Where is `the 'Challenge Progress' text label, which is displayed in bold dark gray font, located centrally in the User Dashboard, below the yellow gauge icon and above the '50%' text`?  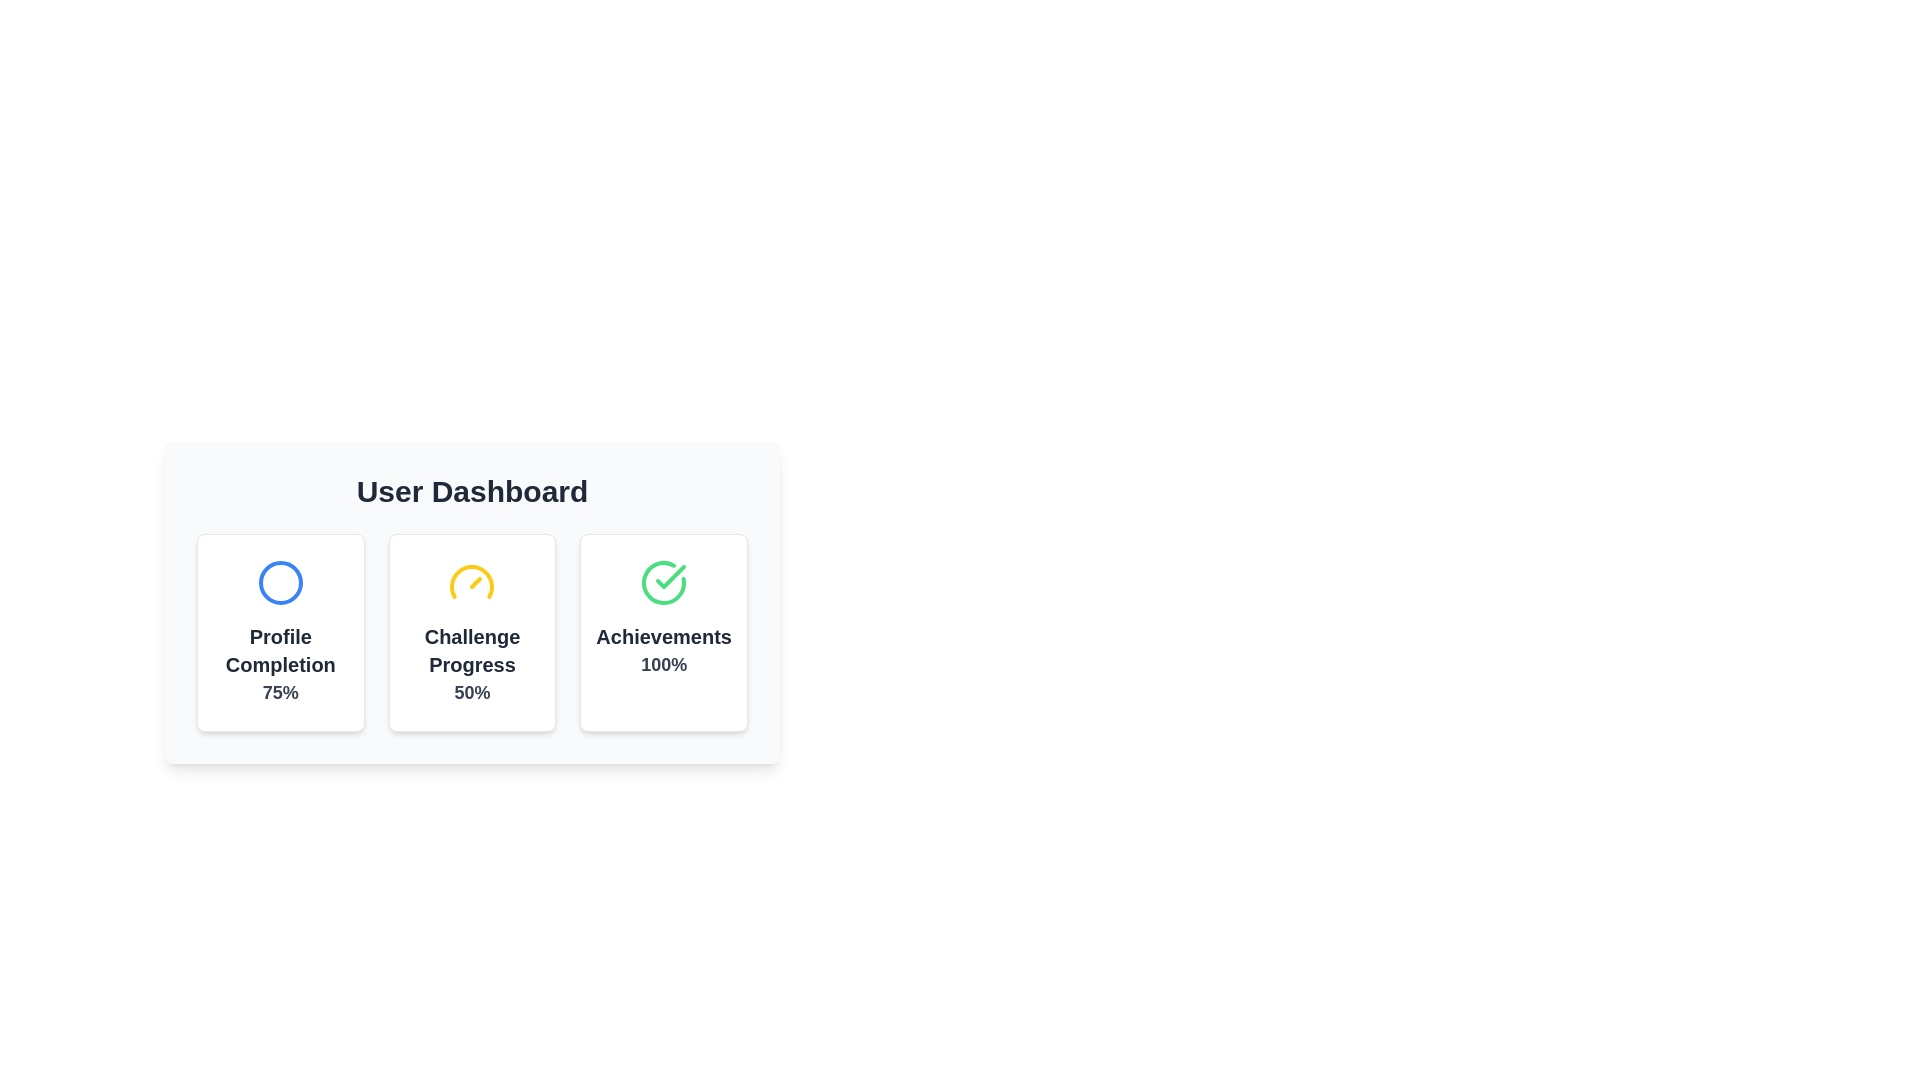
the 'Challenge Progress' text label, which is displayed in bold dark gray font, located centrally in the User Dashboard, below the yellow gauge icon and above the '50%' text is located at coordinates (471, 651).